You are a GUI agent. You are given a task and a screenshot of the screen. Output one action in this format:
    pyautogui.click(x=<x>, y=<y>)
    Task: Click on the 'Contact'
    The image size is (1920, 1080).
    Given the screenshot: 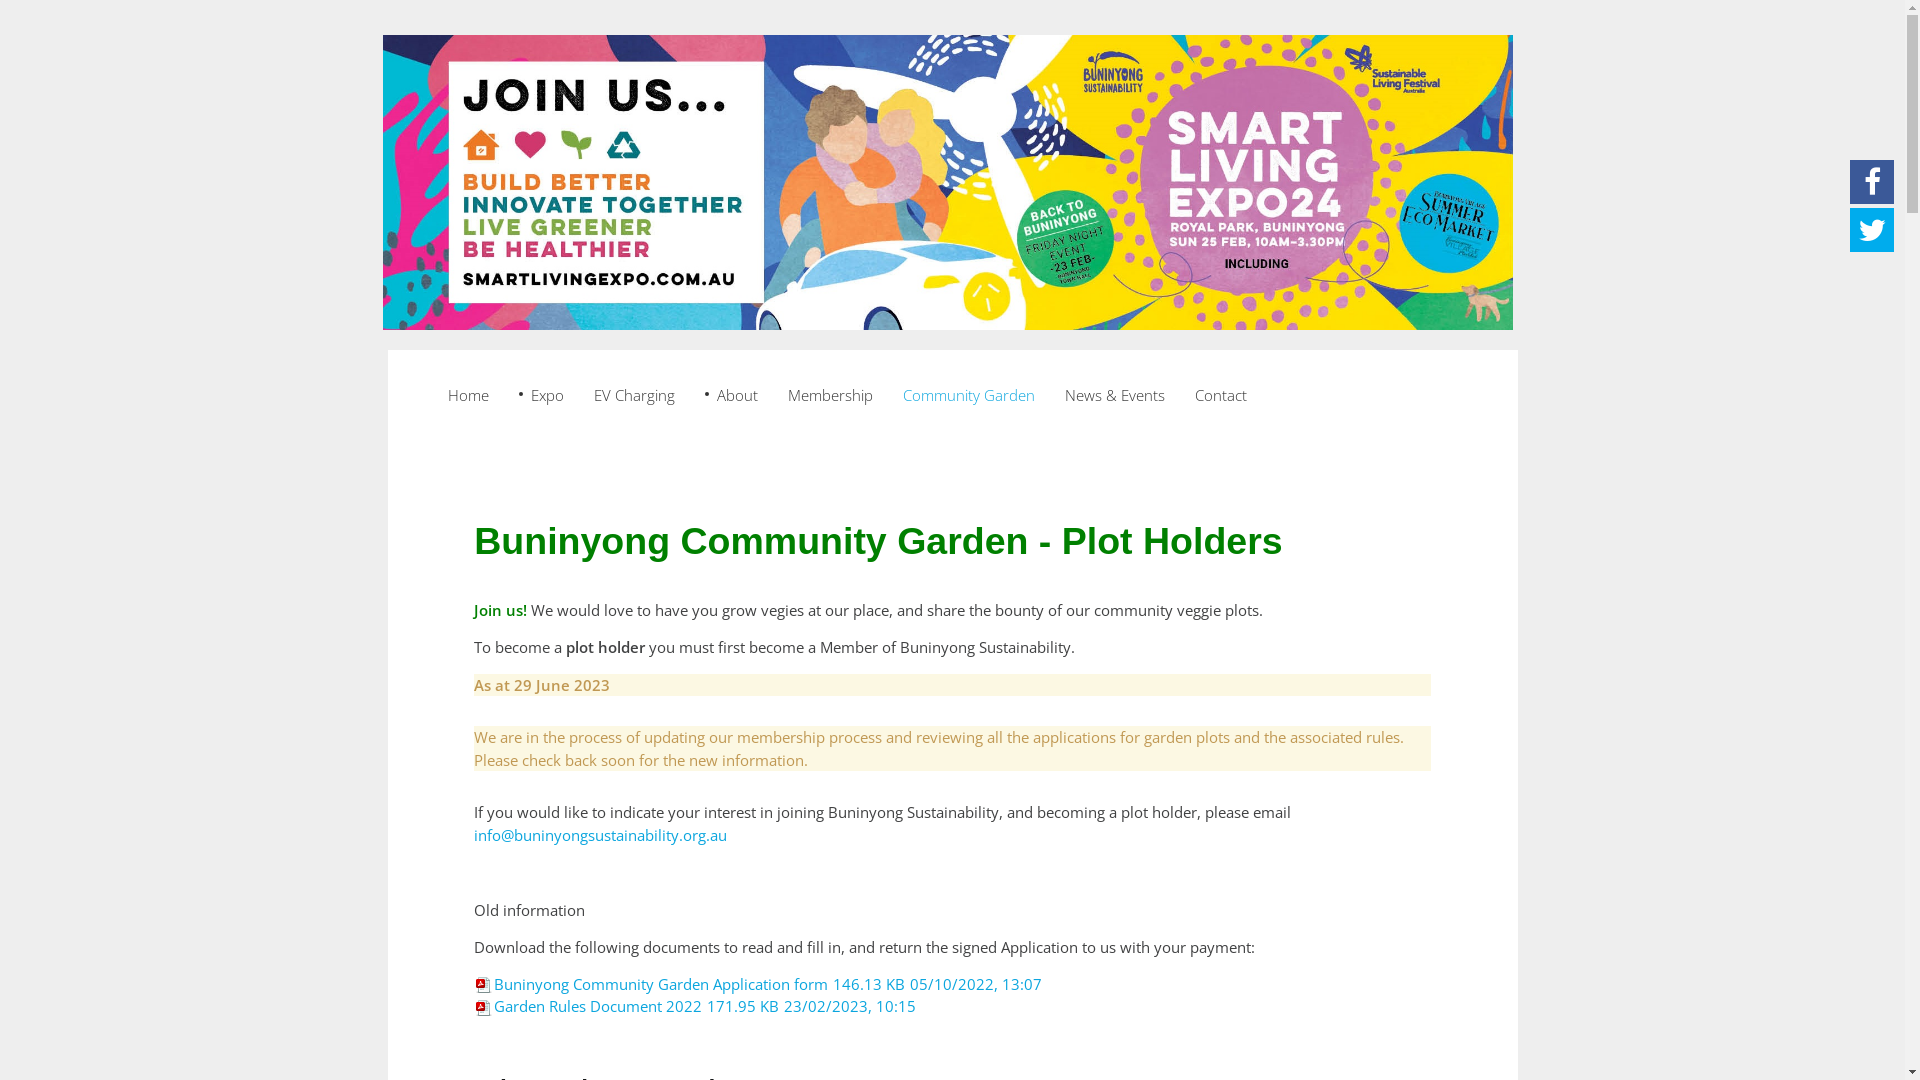 What is the action you would take?
    pyautogui.click(x=1219, y=394)
    